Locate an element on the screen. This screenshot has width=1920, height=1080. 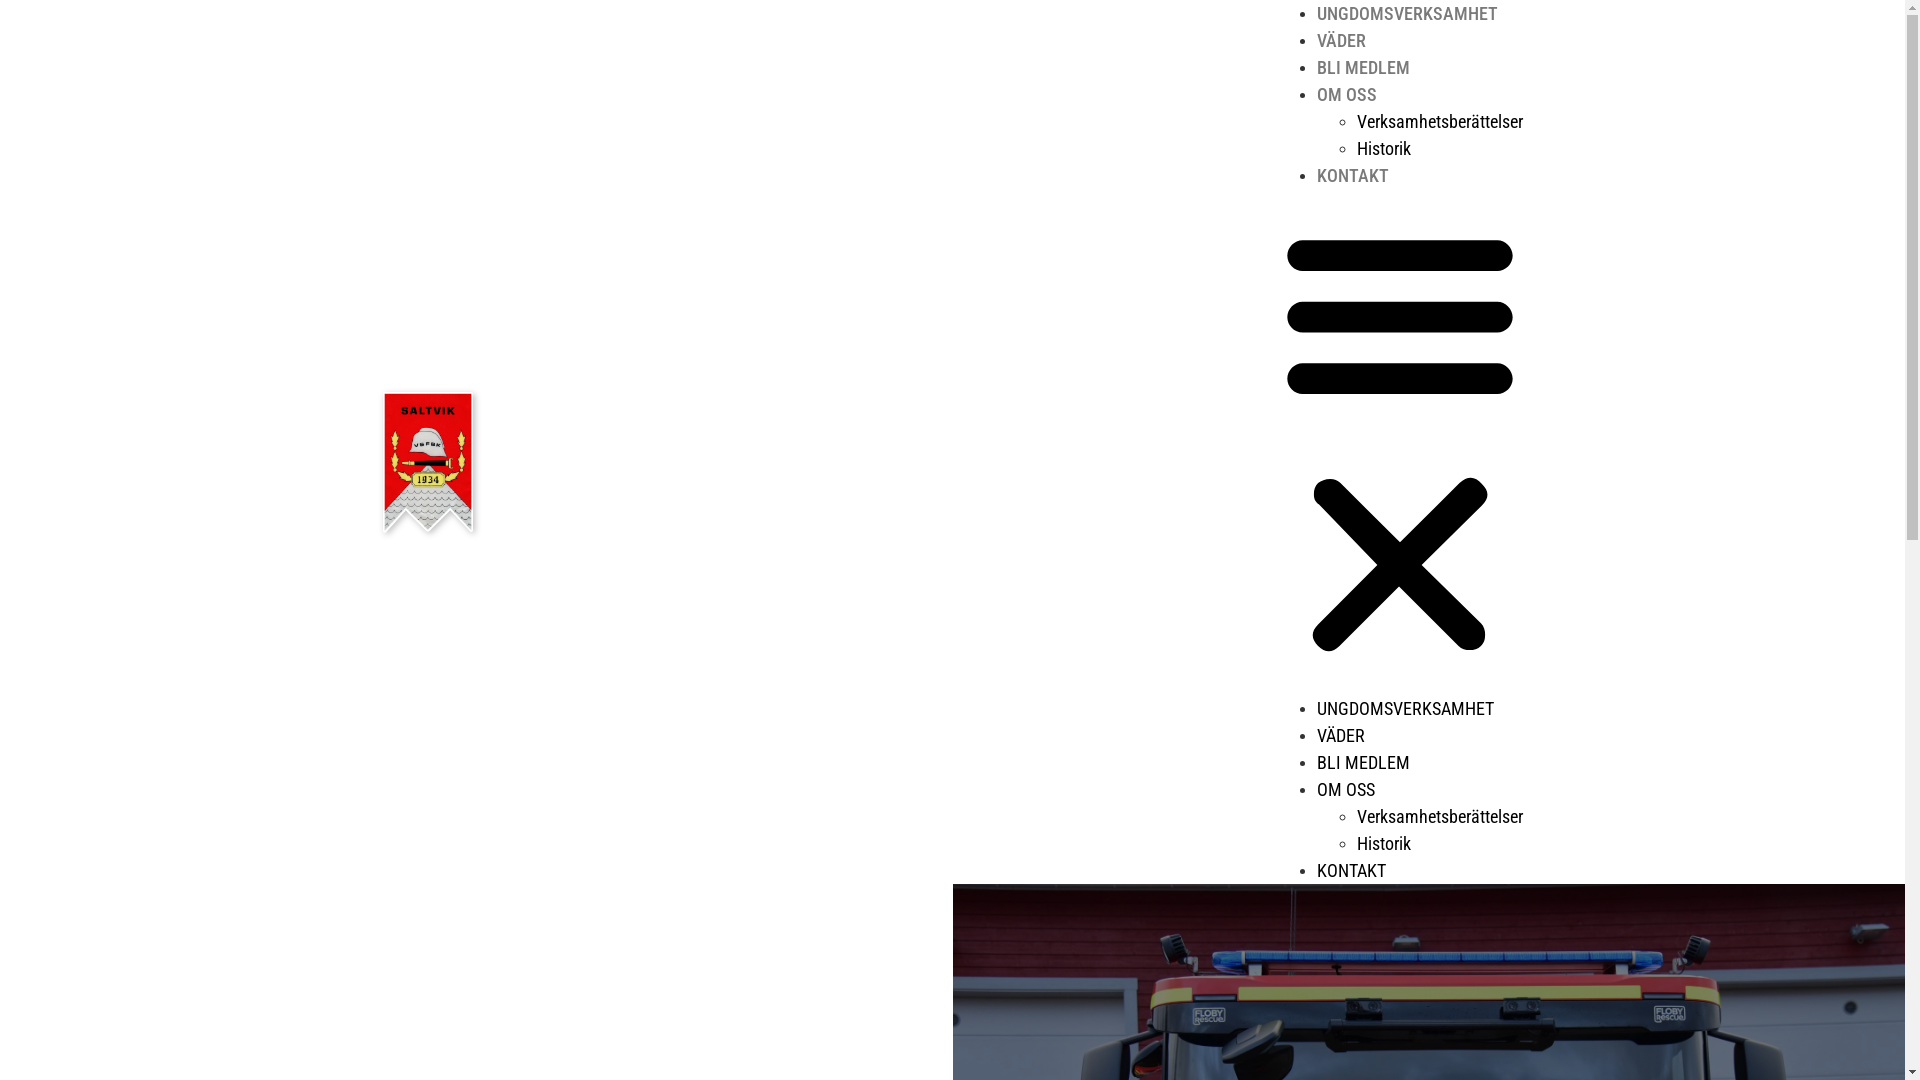
'UNGDOMSVERKSAMHET' is located at coordinates (1405, 13).